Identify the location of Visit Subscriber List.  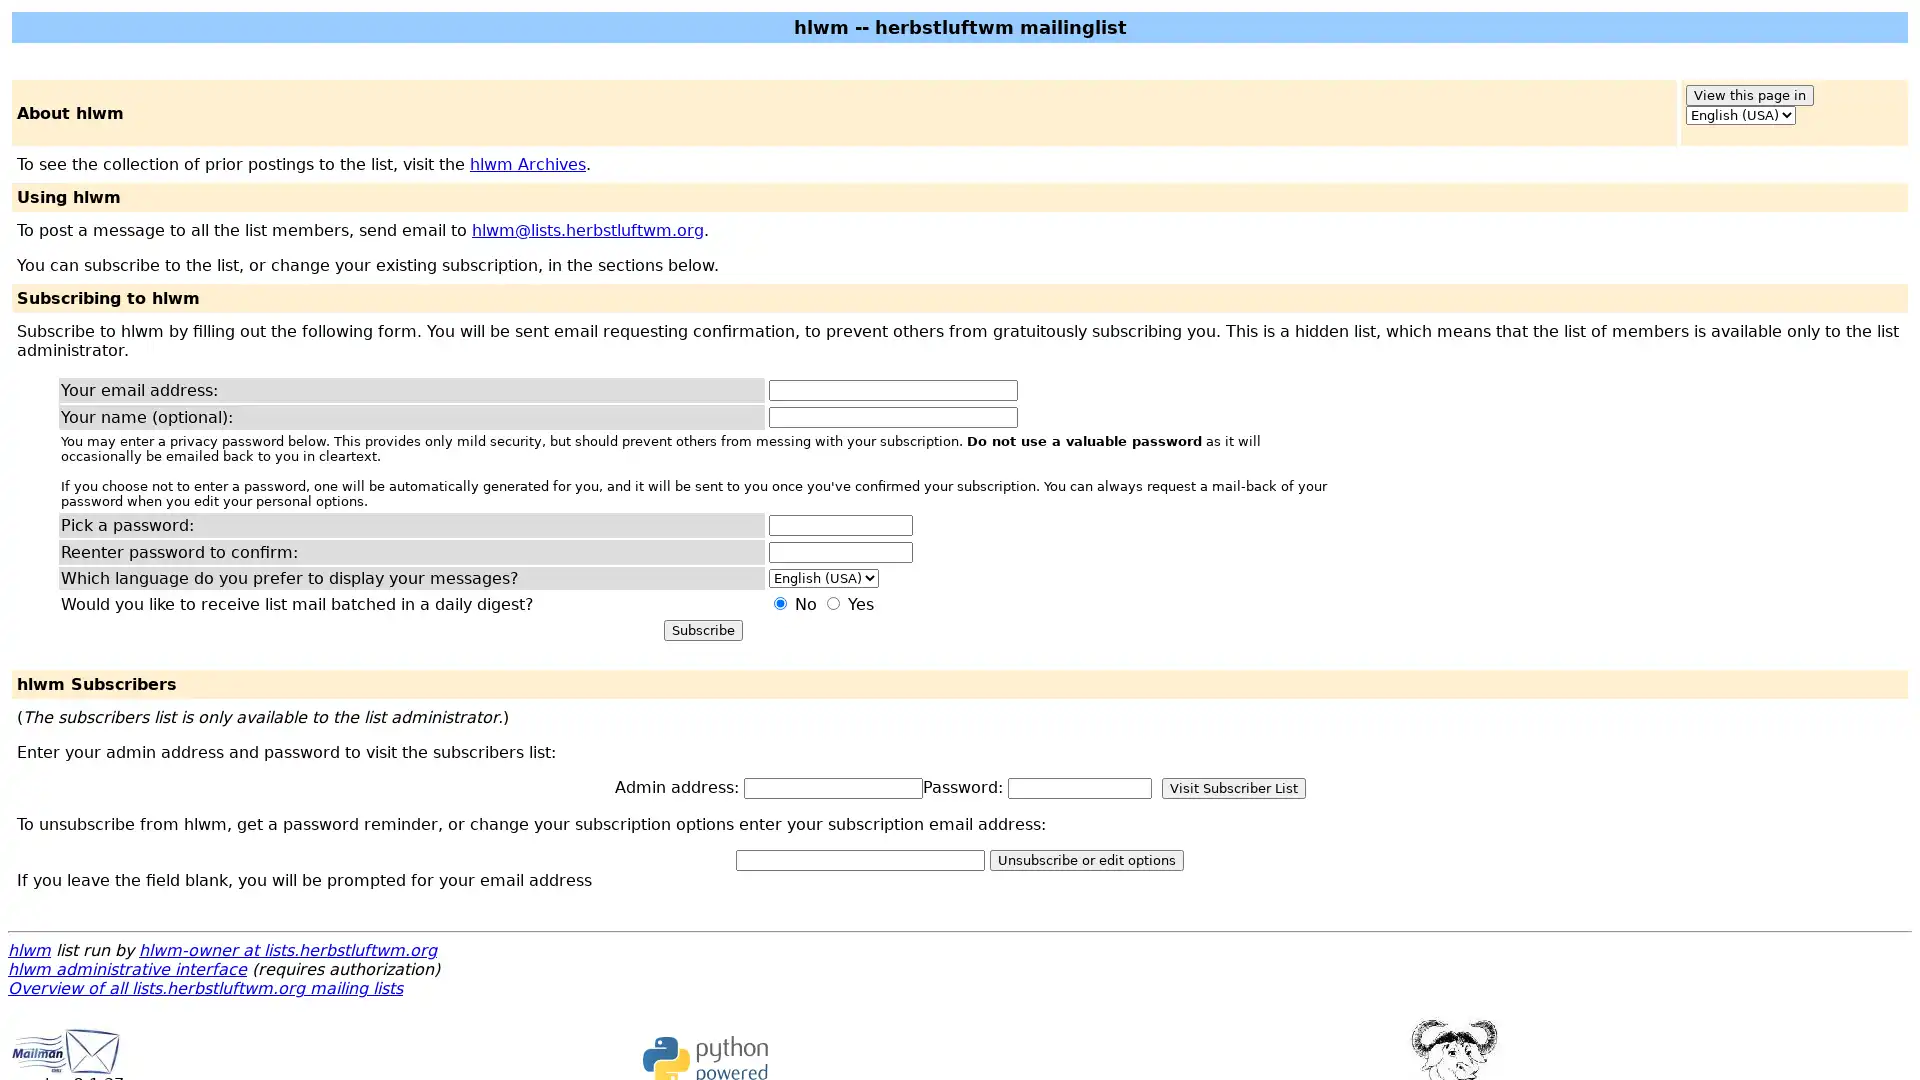
(1232, 787).